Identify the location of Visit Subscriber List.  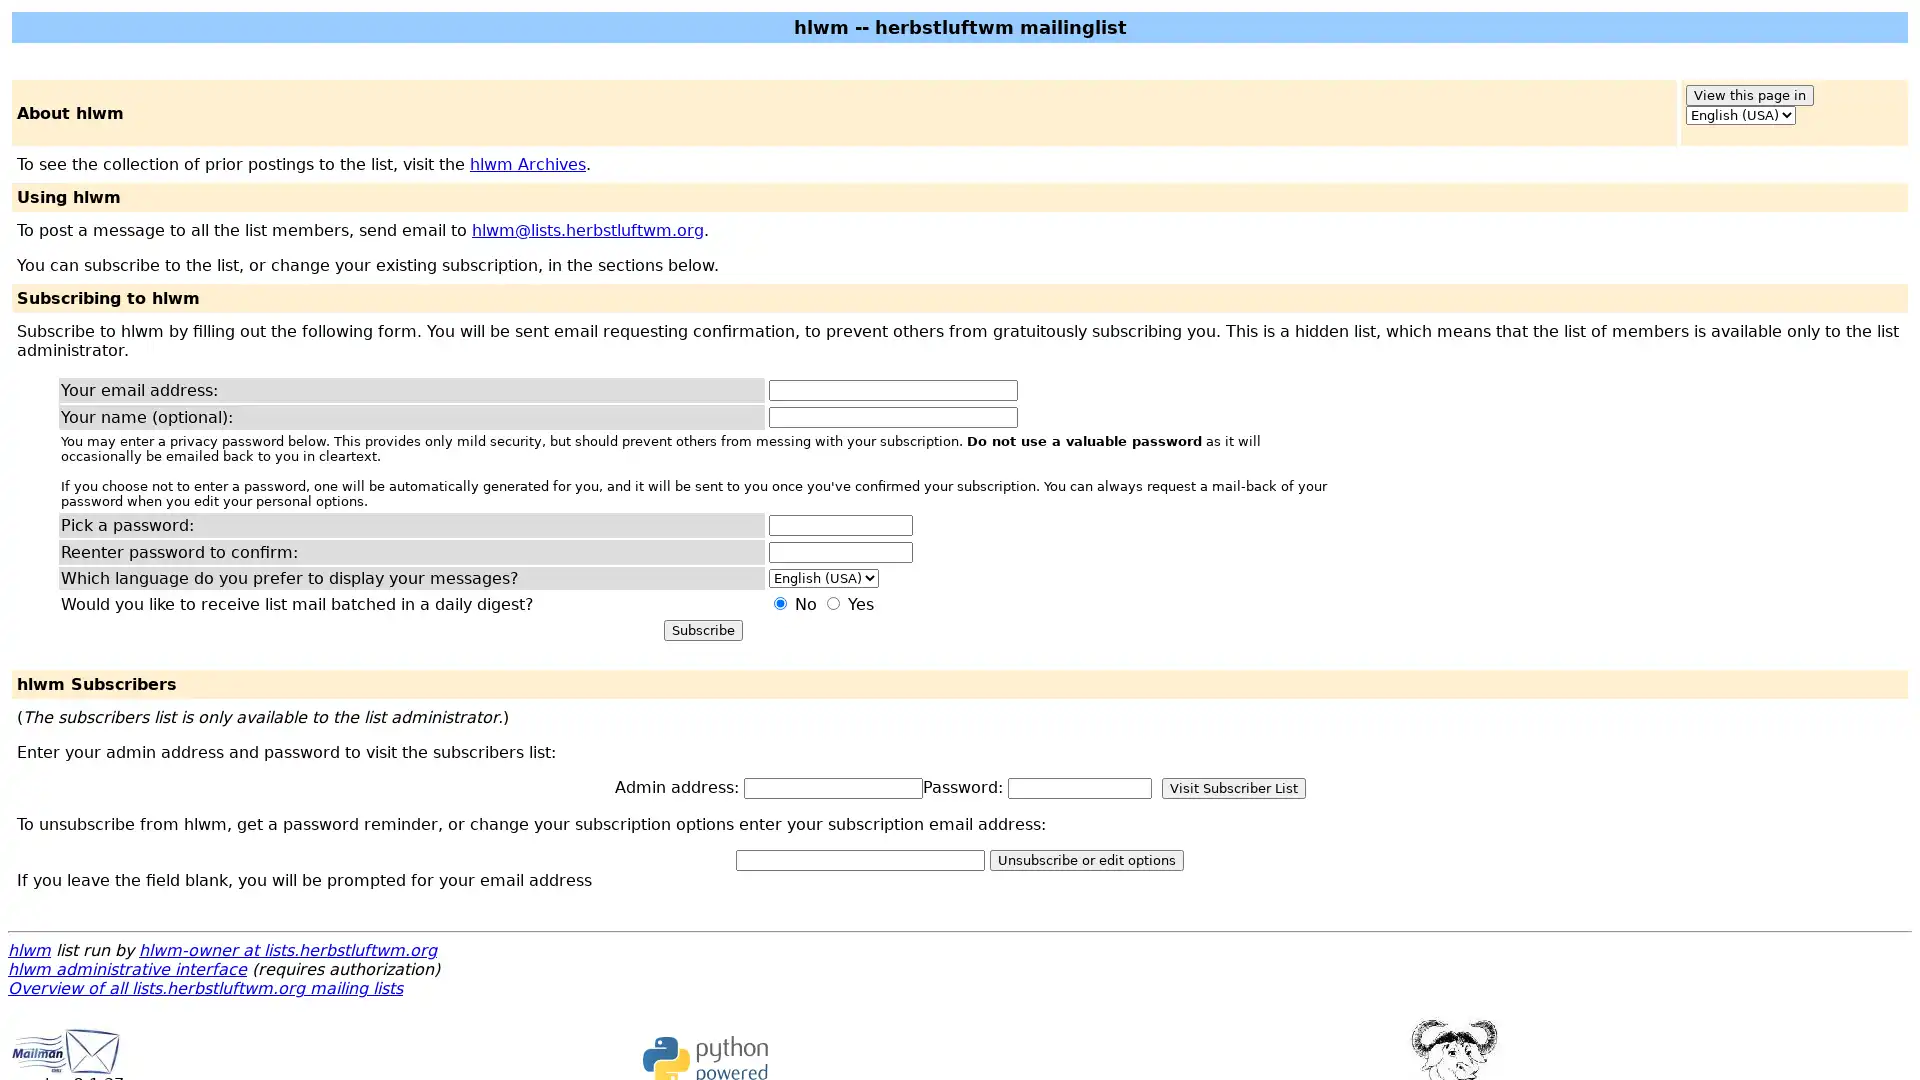
(1232, 787).